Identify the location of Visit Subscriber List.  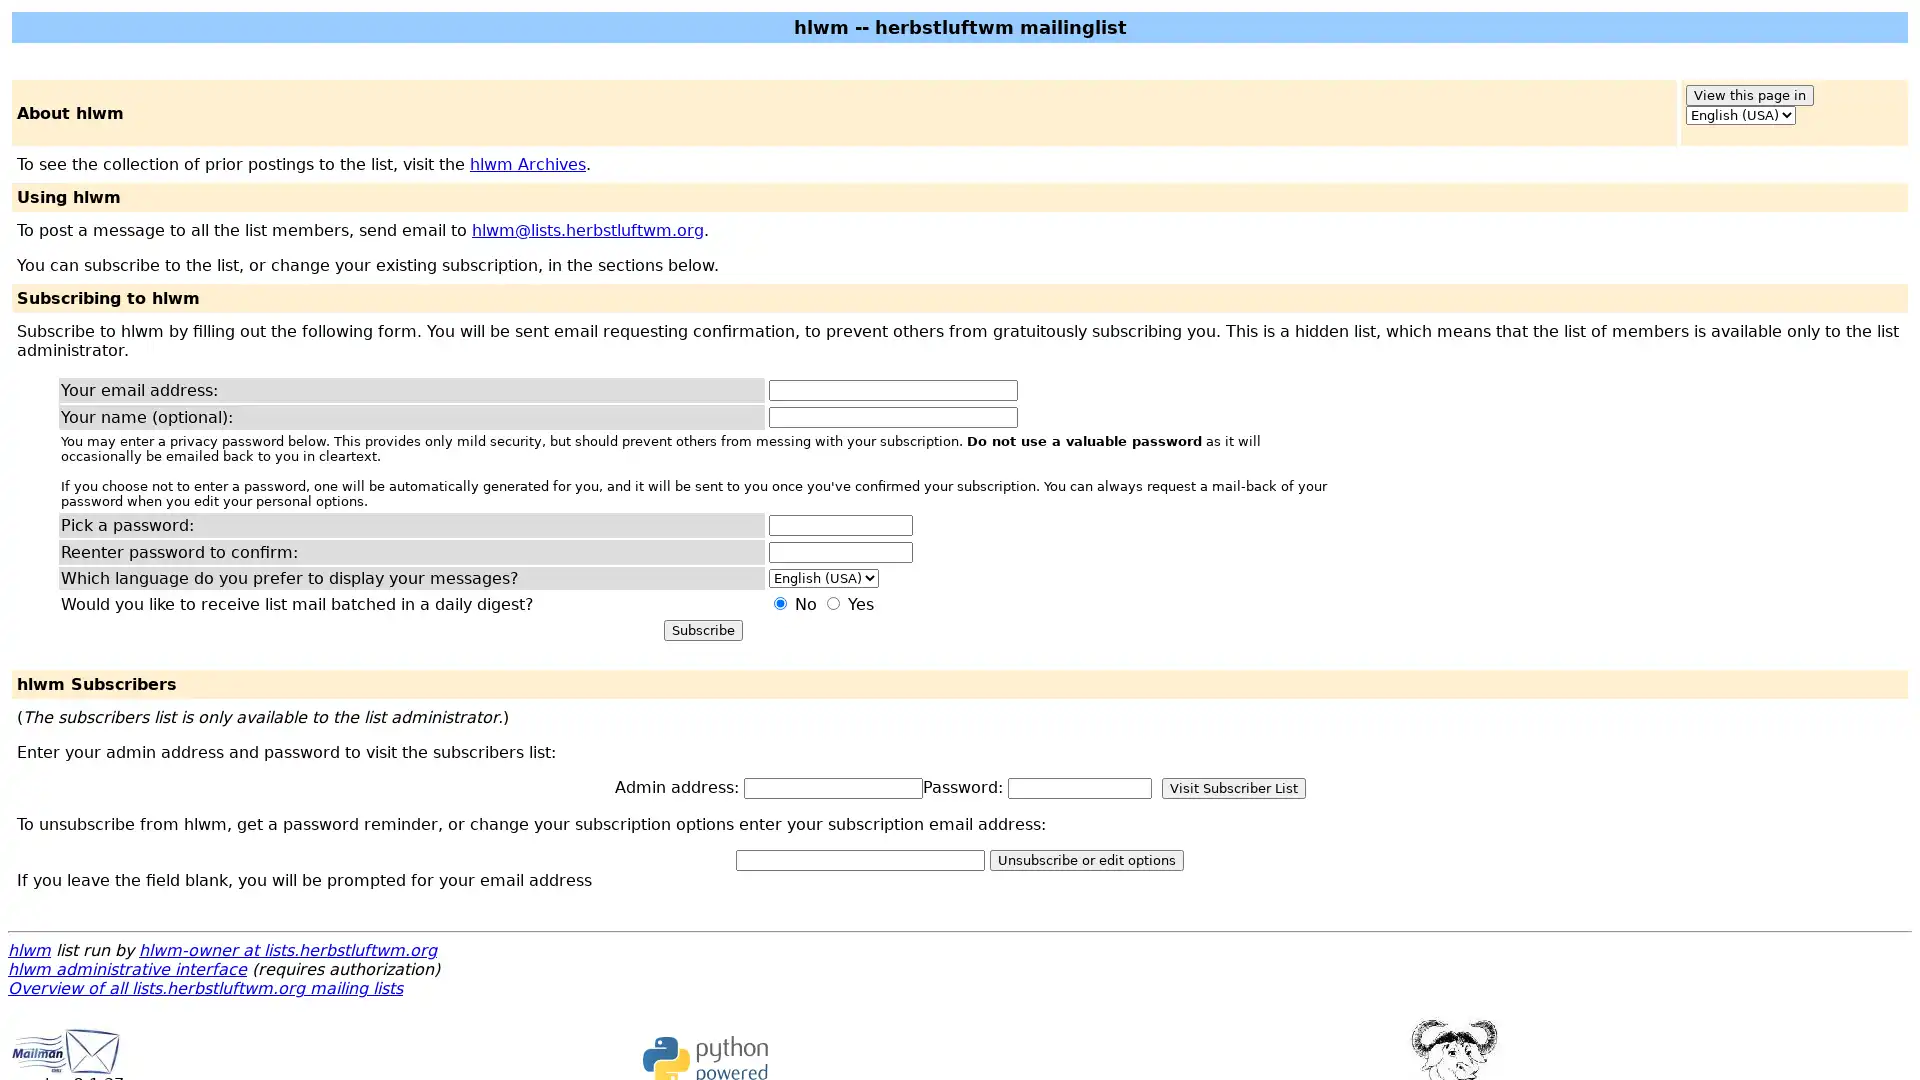
(1232, 787).